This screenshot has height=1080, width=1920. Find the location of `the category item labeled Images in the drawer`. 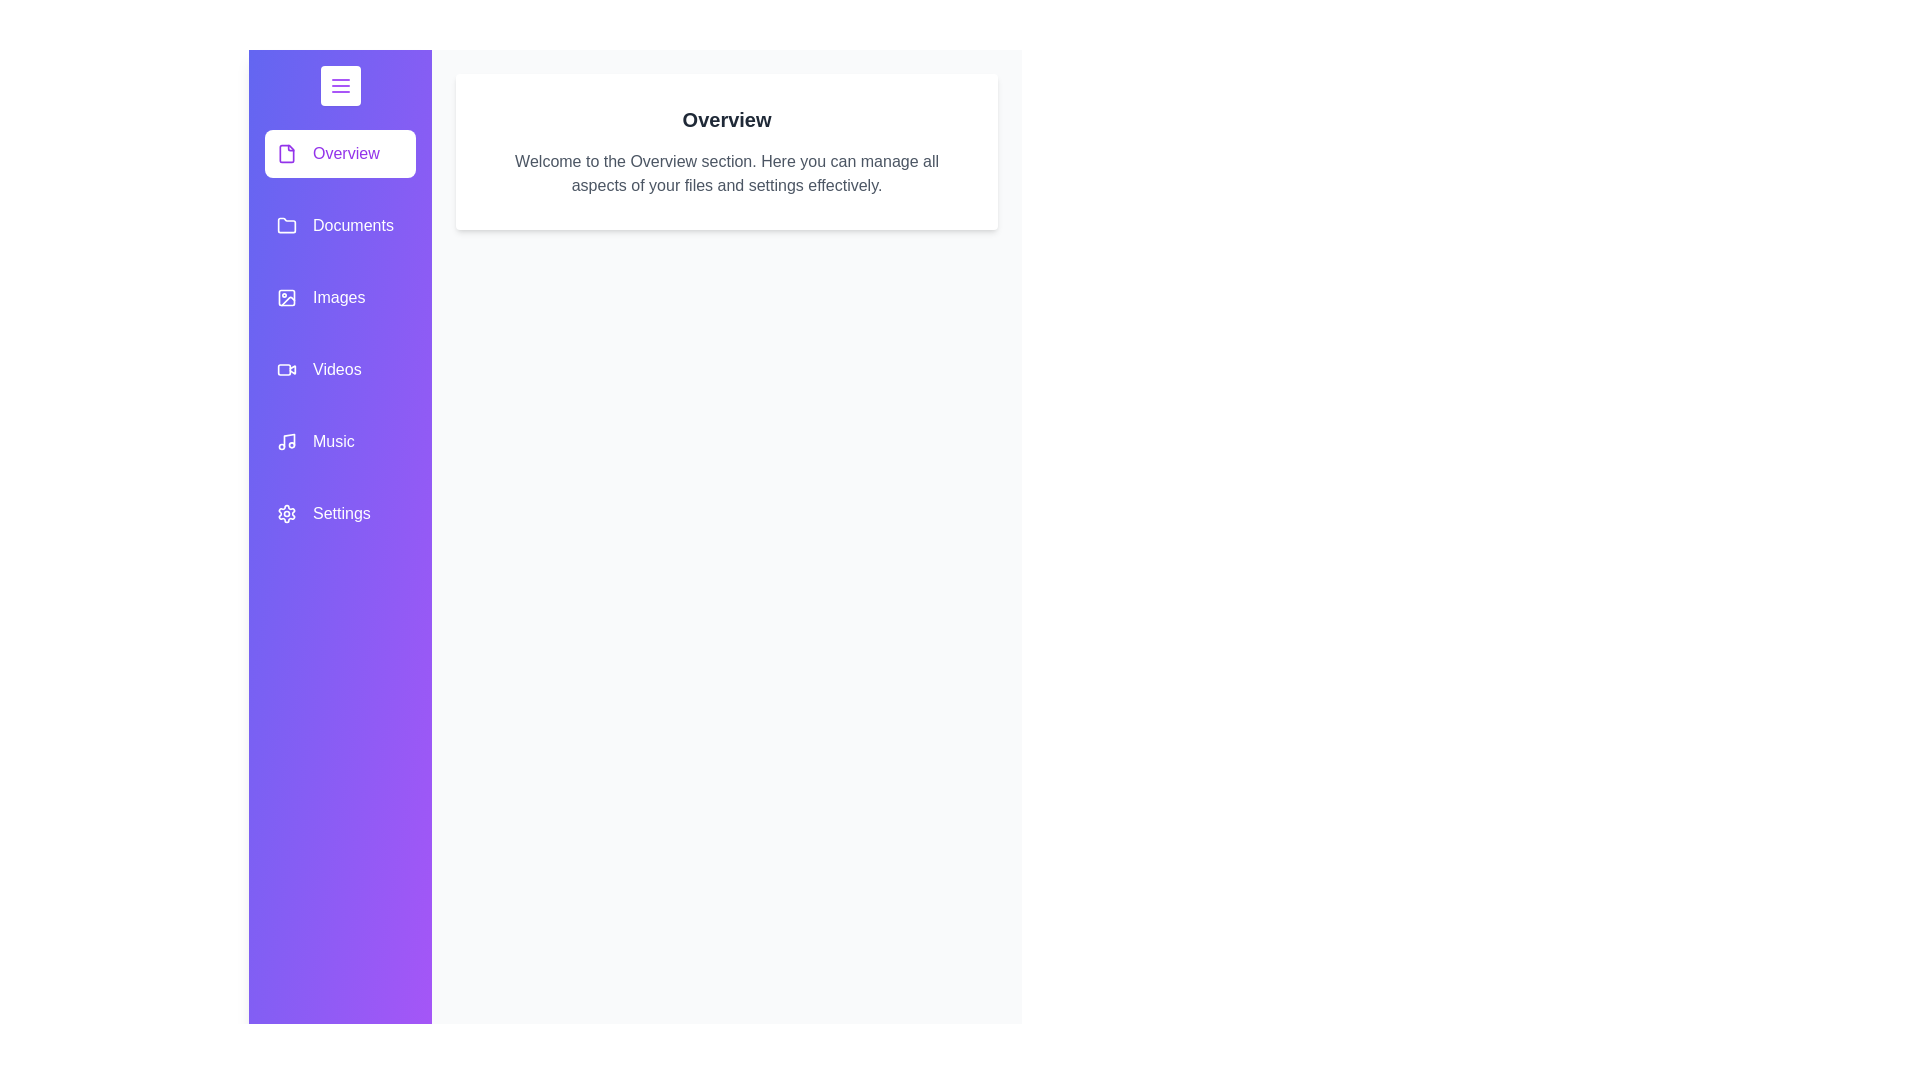

the category item labeled Images in the drawer is located at coordinates (340, 297).